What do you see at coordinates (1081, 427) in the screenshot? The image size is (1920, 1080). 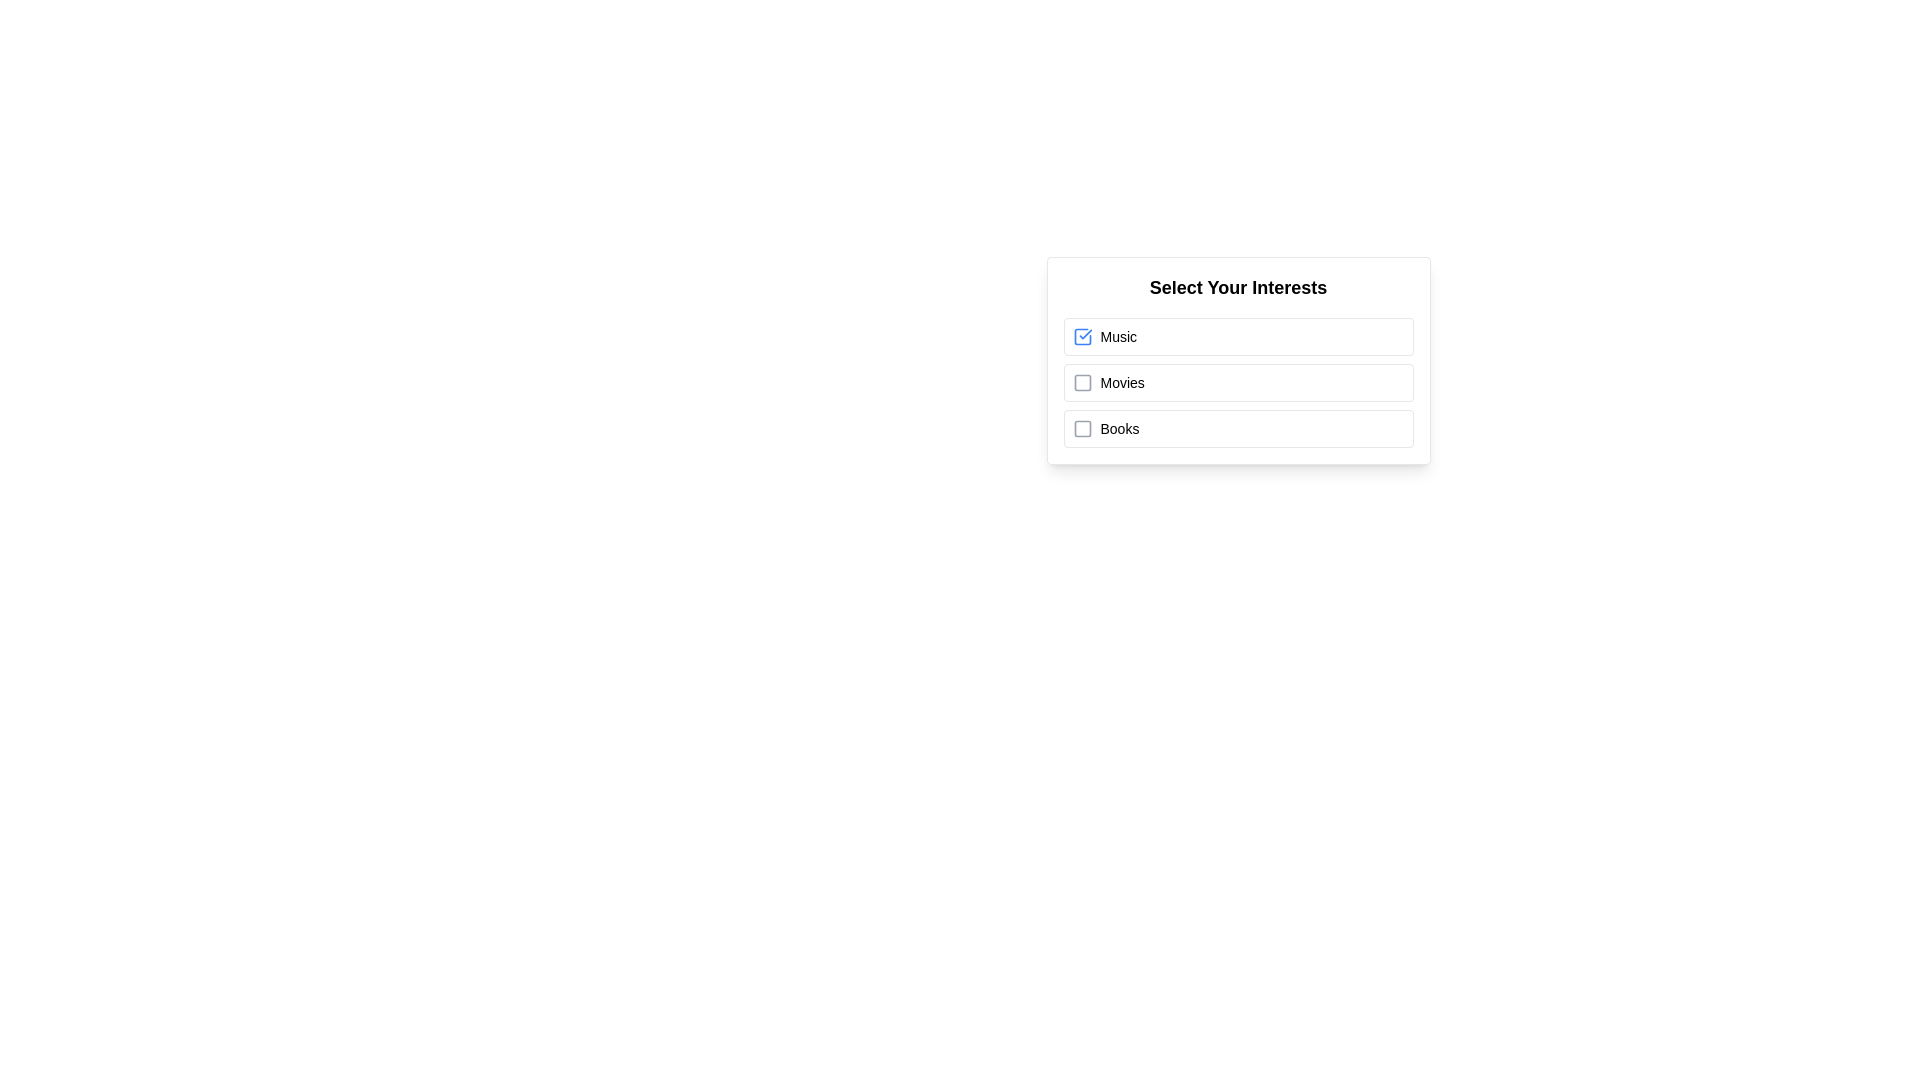 I see `the checkbox element for 'Books'` at bounding box center [1081, 427].